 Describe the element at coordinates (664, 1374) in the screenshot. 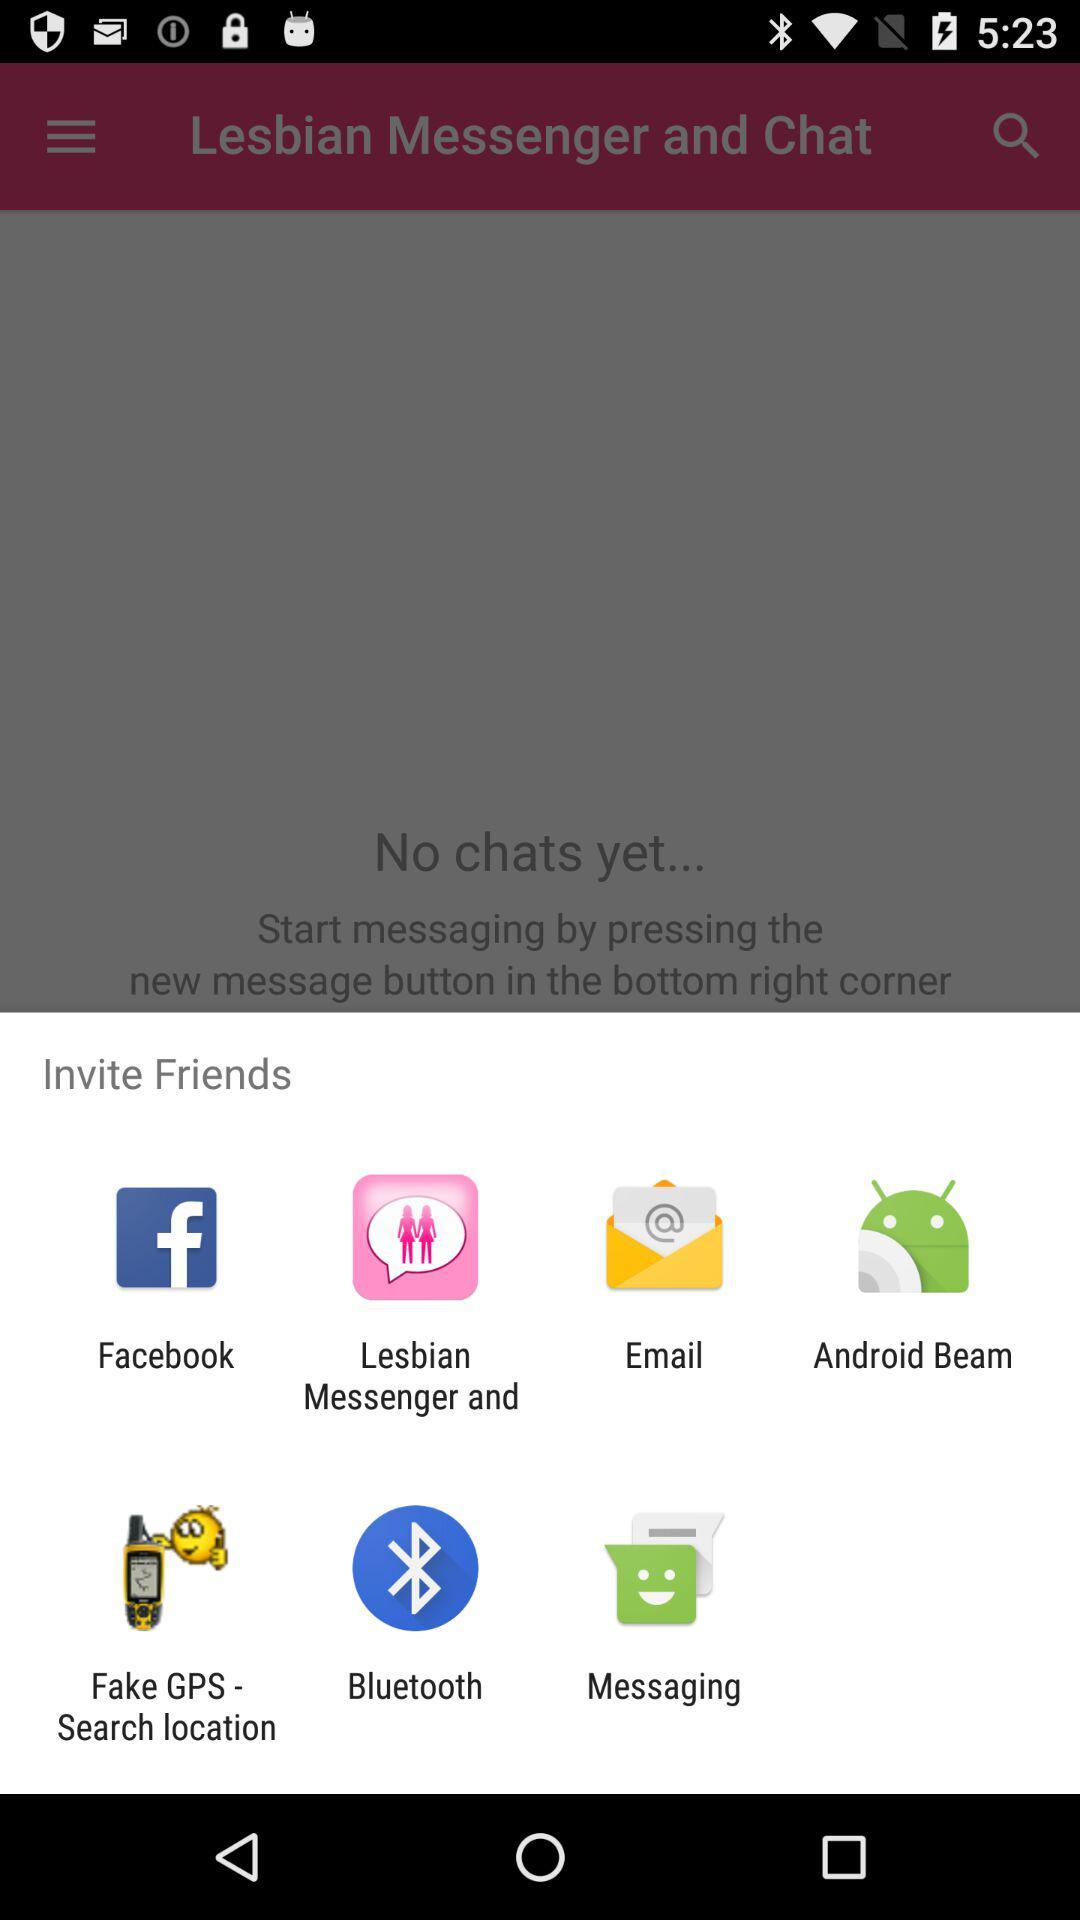

I see `app next to android beam icon` at that location.